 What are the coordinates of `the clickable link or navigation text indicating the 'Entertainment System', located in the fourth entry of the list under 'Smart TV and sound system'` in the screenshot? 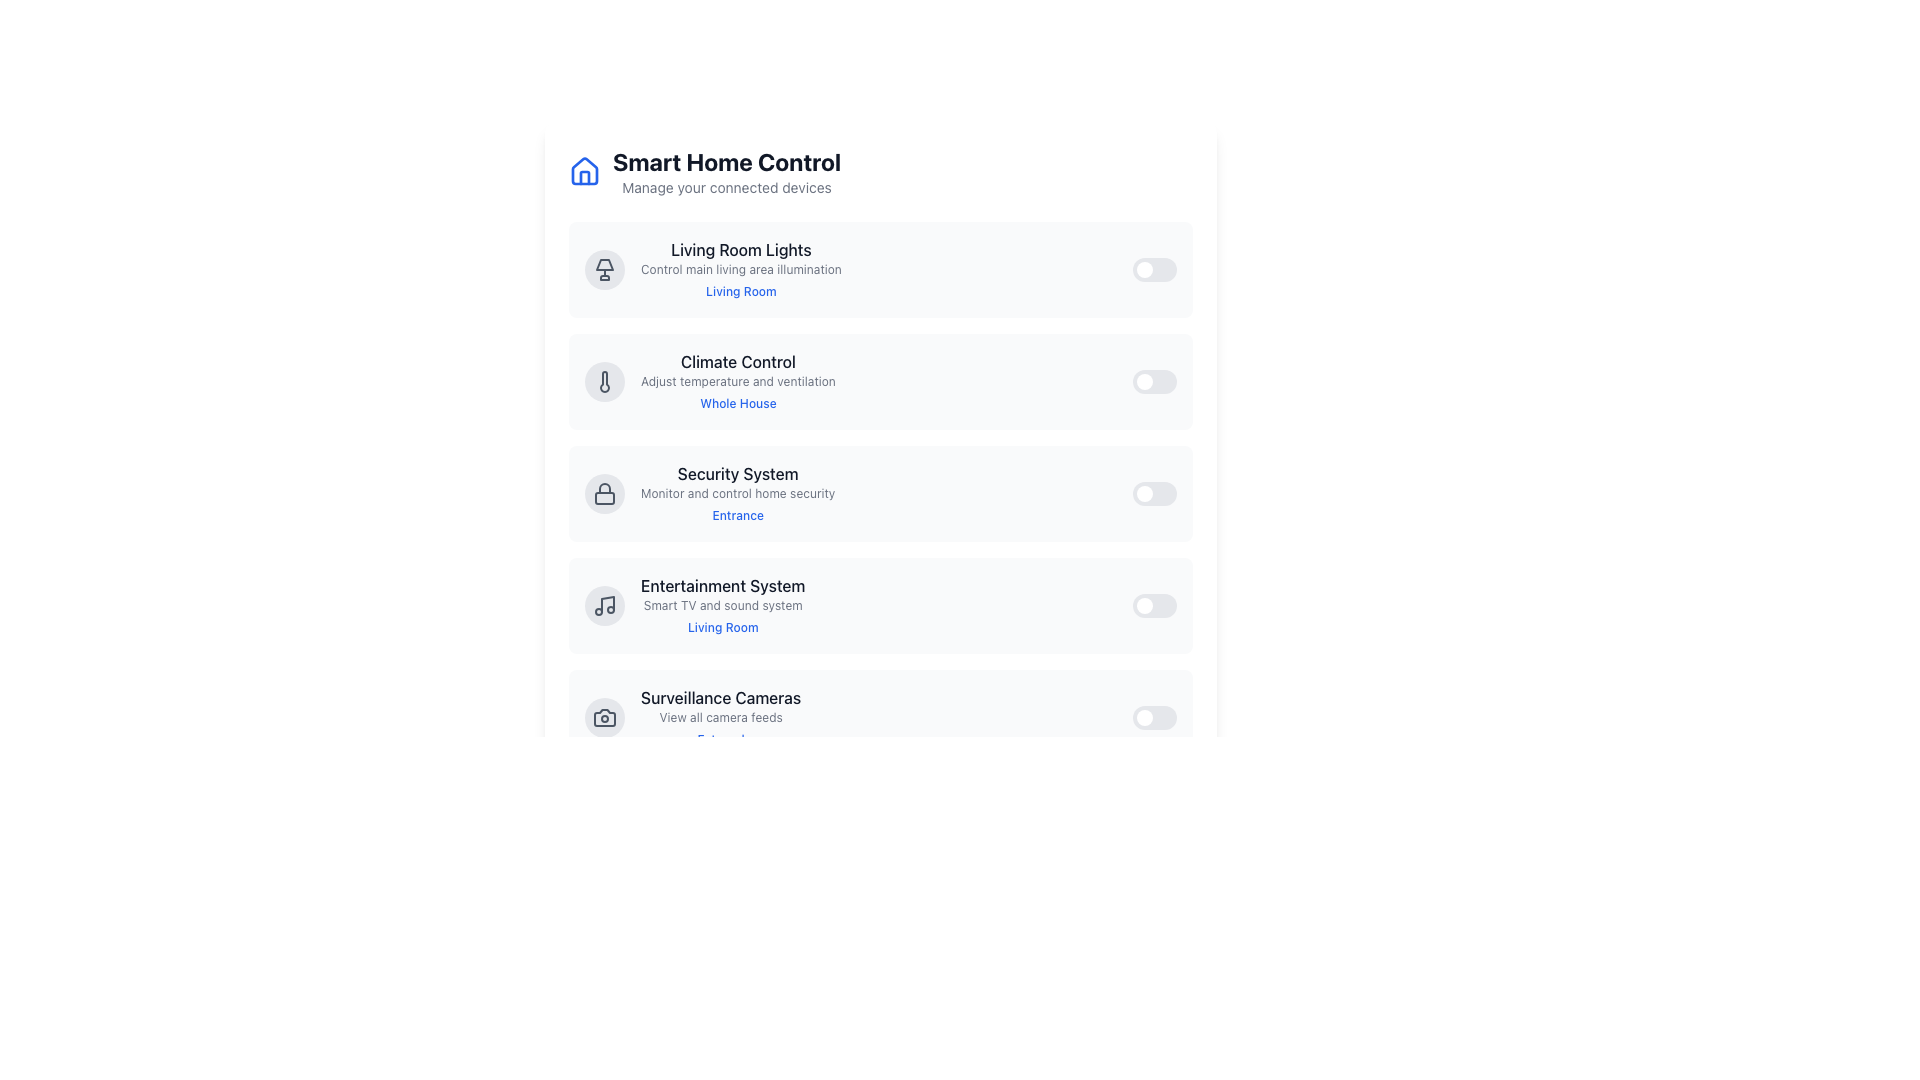 It's located at (722, 626).